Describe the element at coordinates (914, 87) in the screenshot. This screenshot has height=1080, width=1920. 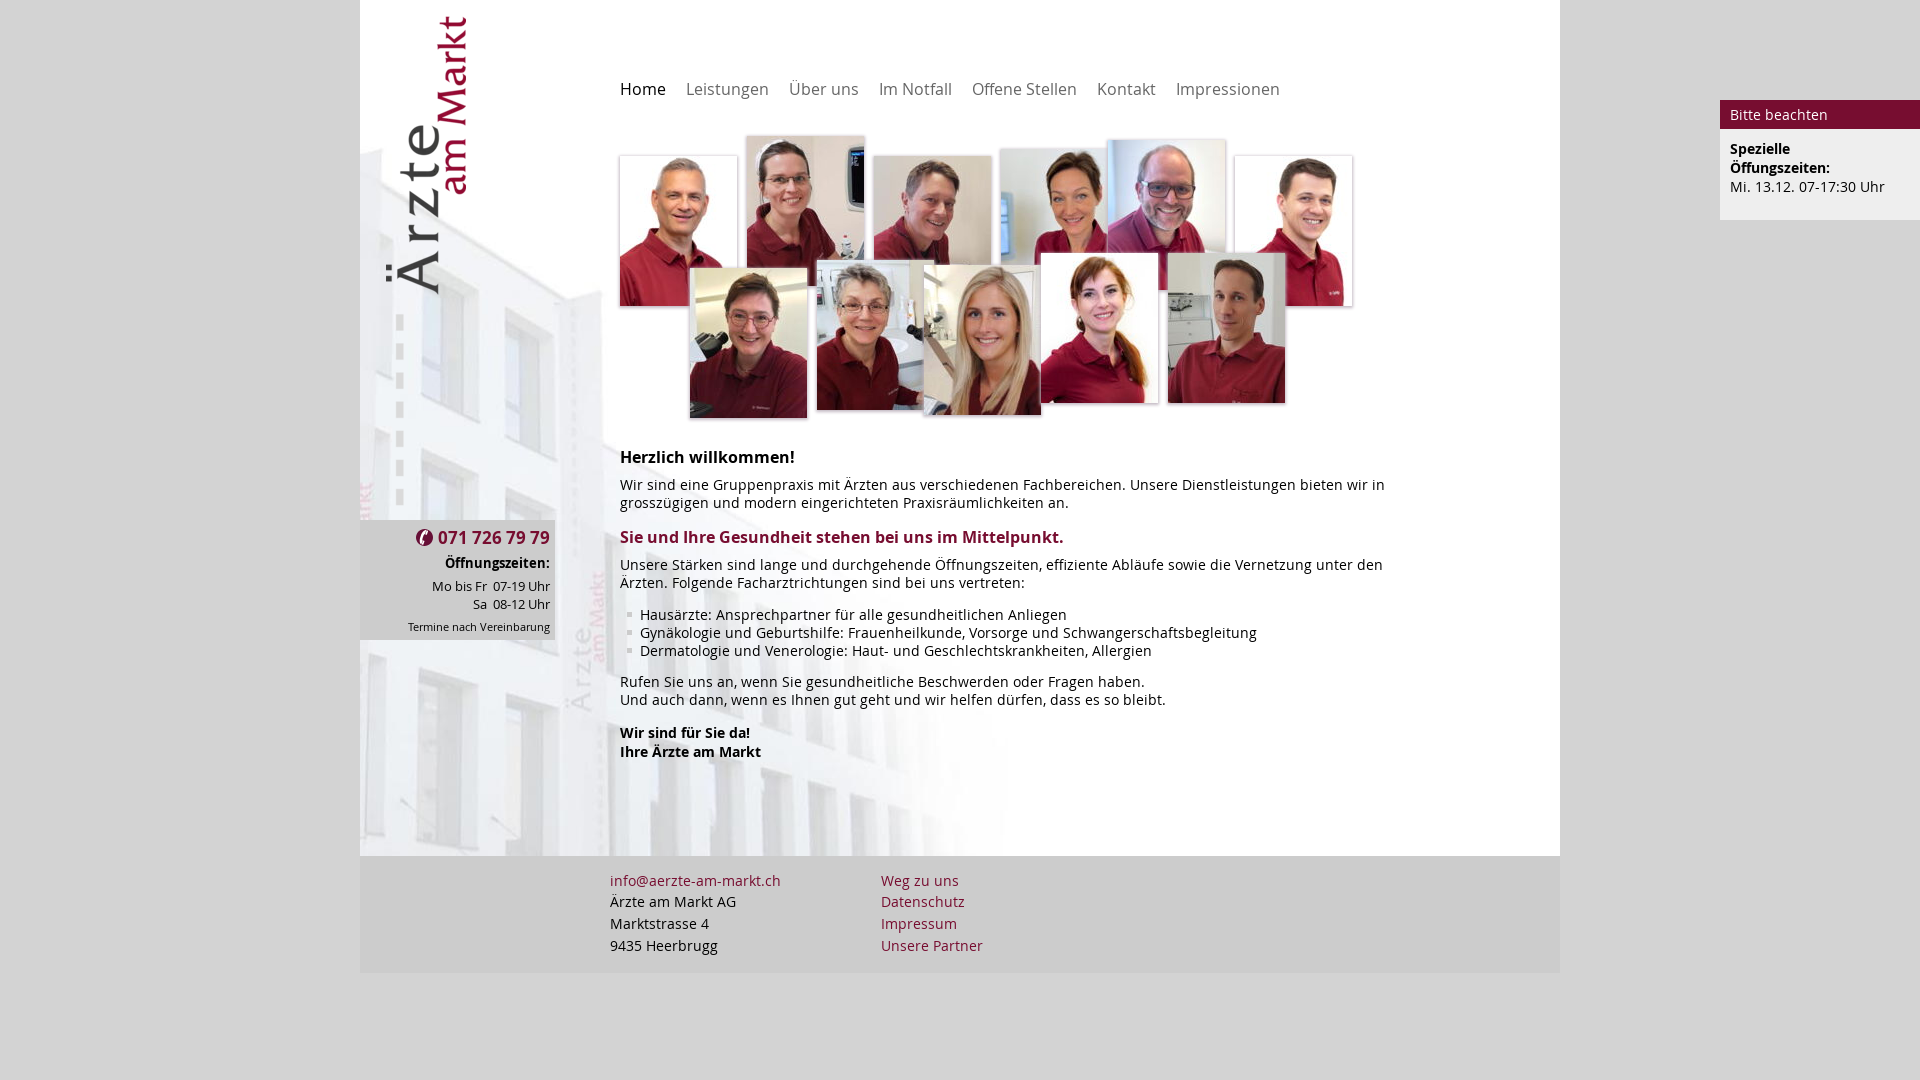
I see `'Im Notfall'` at that location.